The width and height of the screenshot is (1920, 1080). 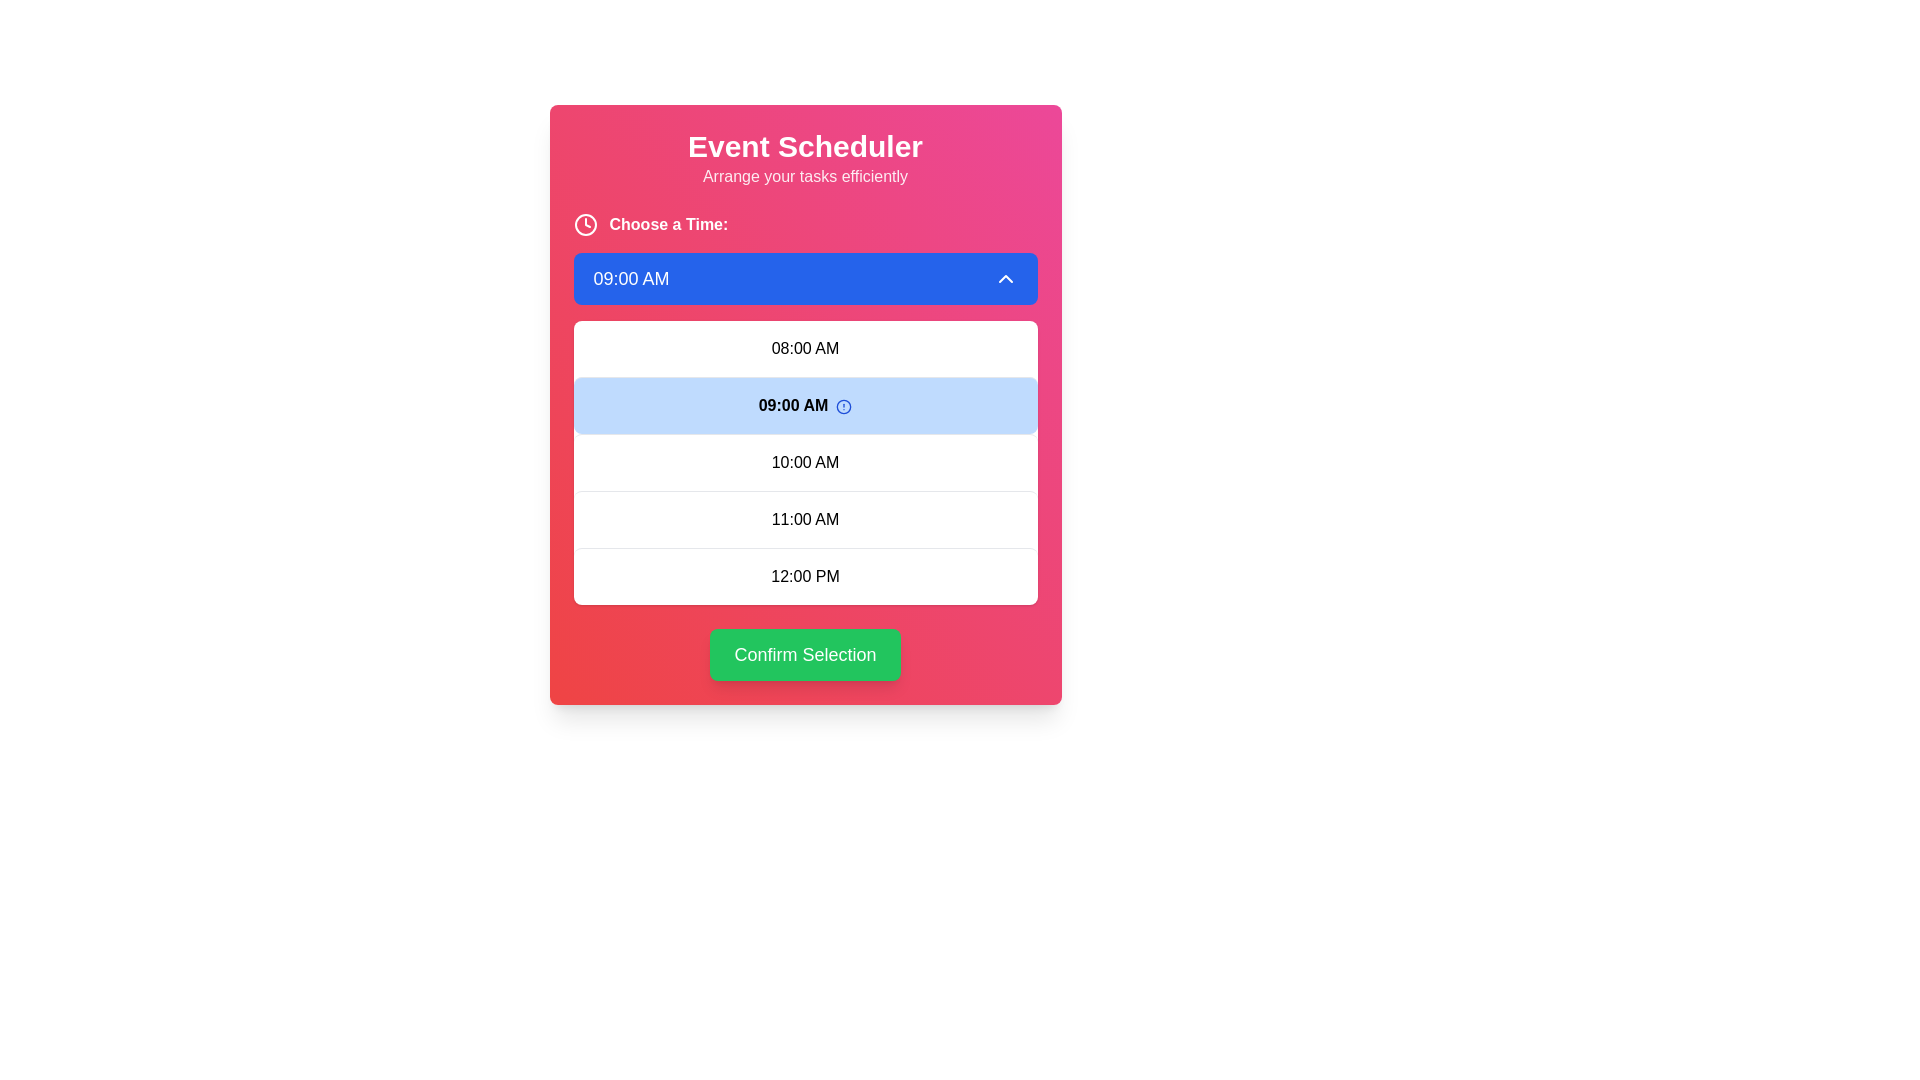 I want to click on the text label located to the right of the clock icon in the time selection section, so click(x=668, y=224).